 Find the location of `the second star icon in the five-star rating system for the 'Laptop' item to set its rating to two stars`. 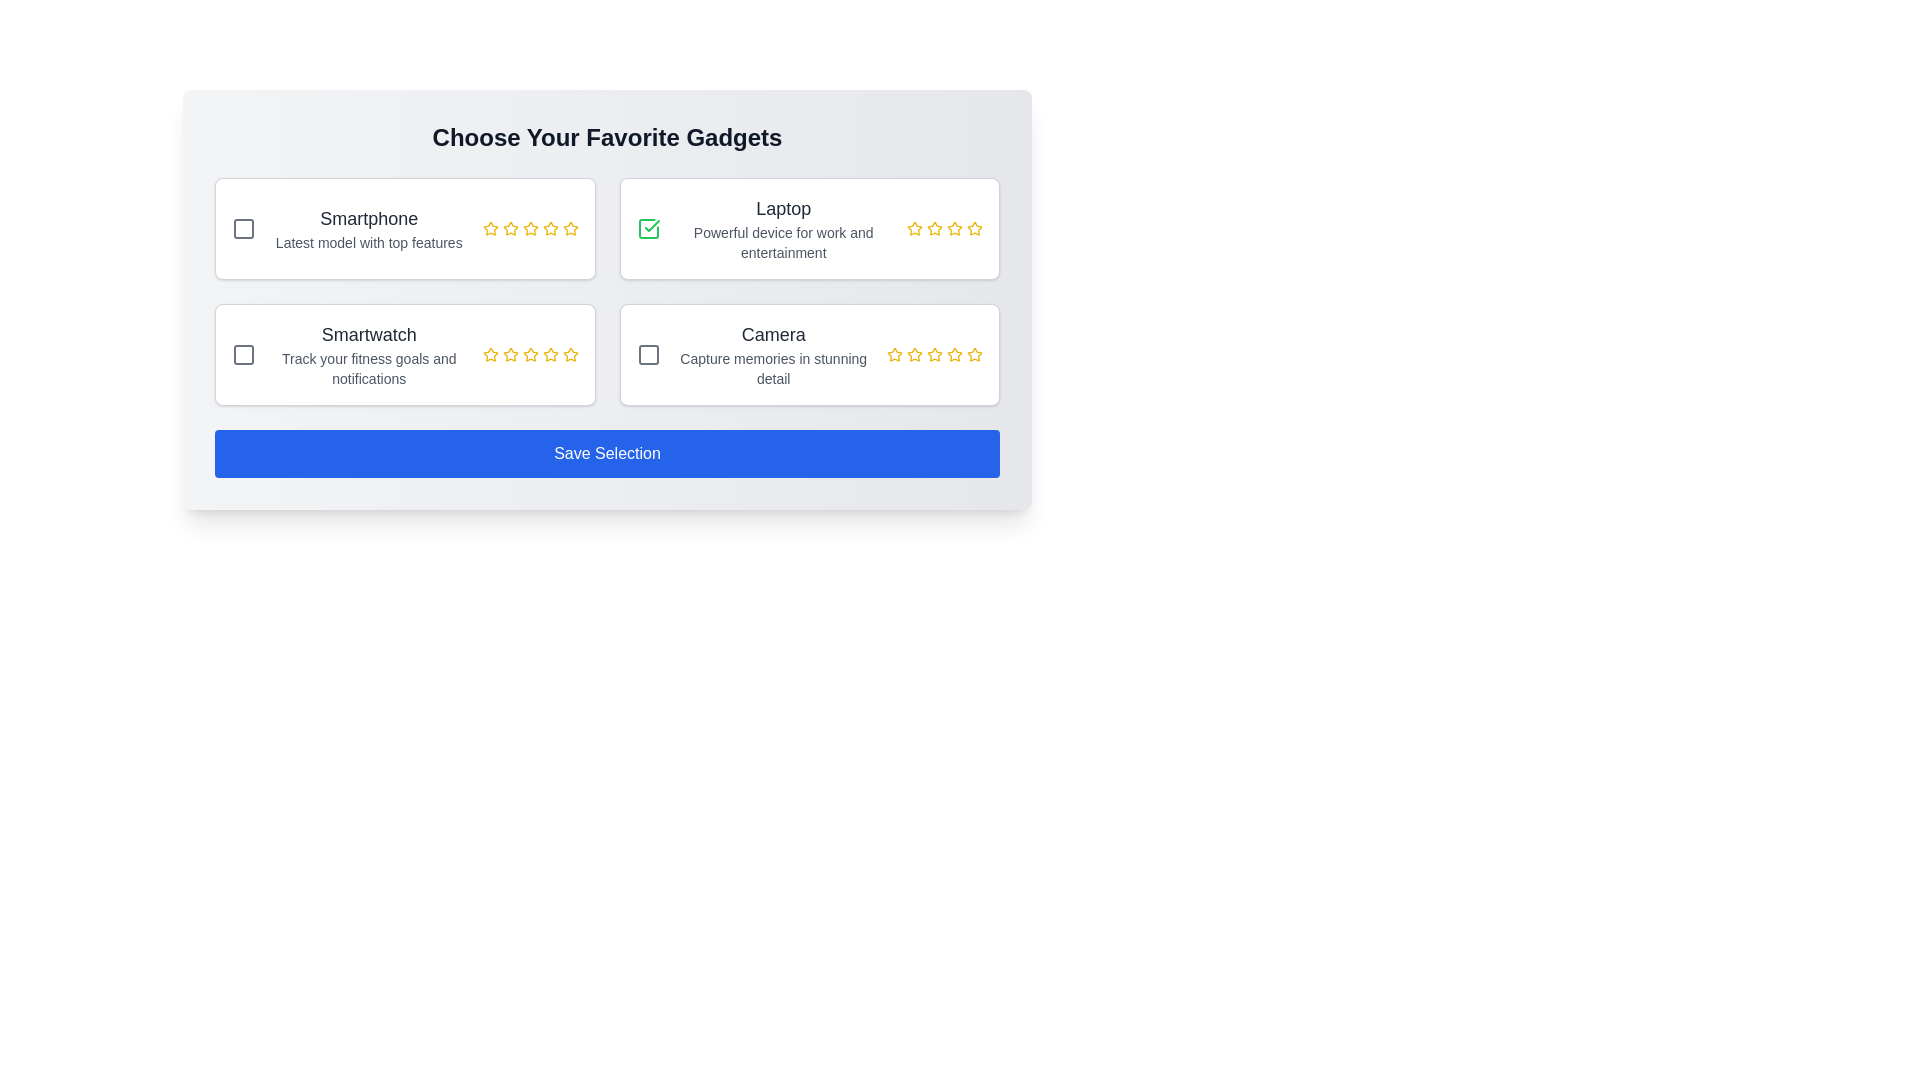

the second star icon in the five-star rating system for the 'Laptop' item to set its rating to two stars is located at coordinates (934, 227).